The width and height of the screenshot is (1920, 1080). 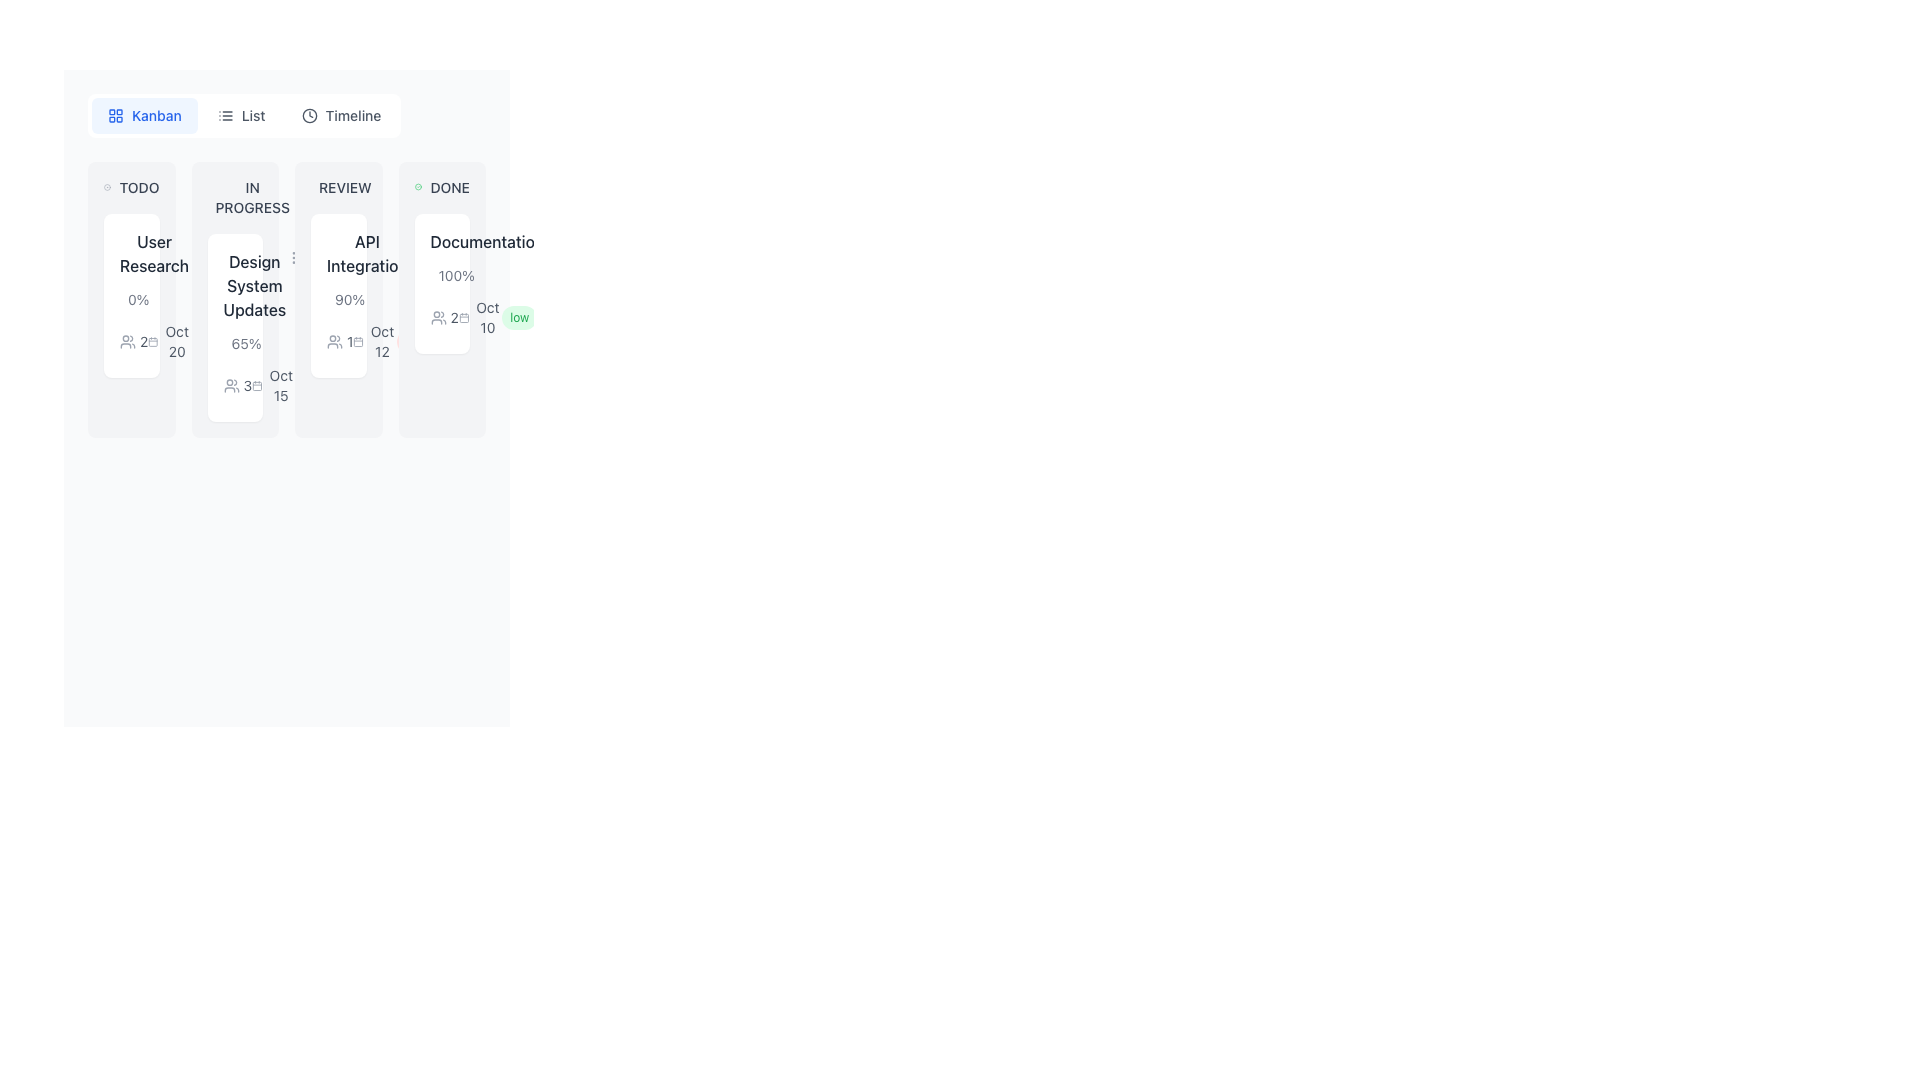 I want to click on the text label located at the top of a card in the 'REVIEW' column of the kanban board, so click(x=367, y=253).